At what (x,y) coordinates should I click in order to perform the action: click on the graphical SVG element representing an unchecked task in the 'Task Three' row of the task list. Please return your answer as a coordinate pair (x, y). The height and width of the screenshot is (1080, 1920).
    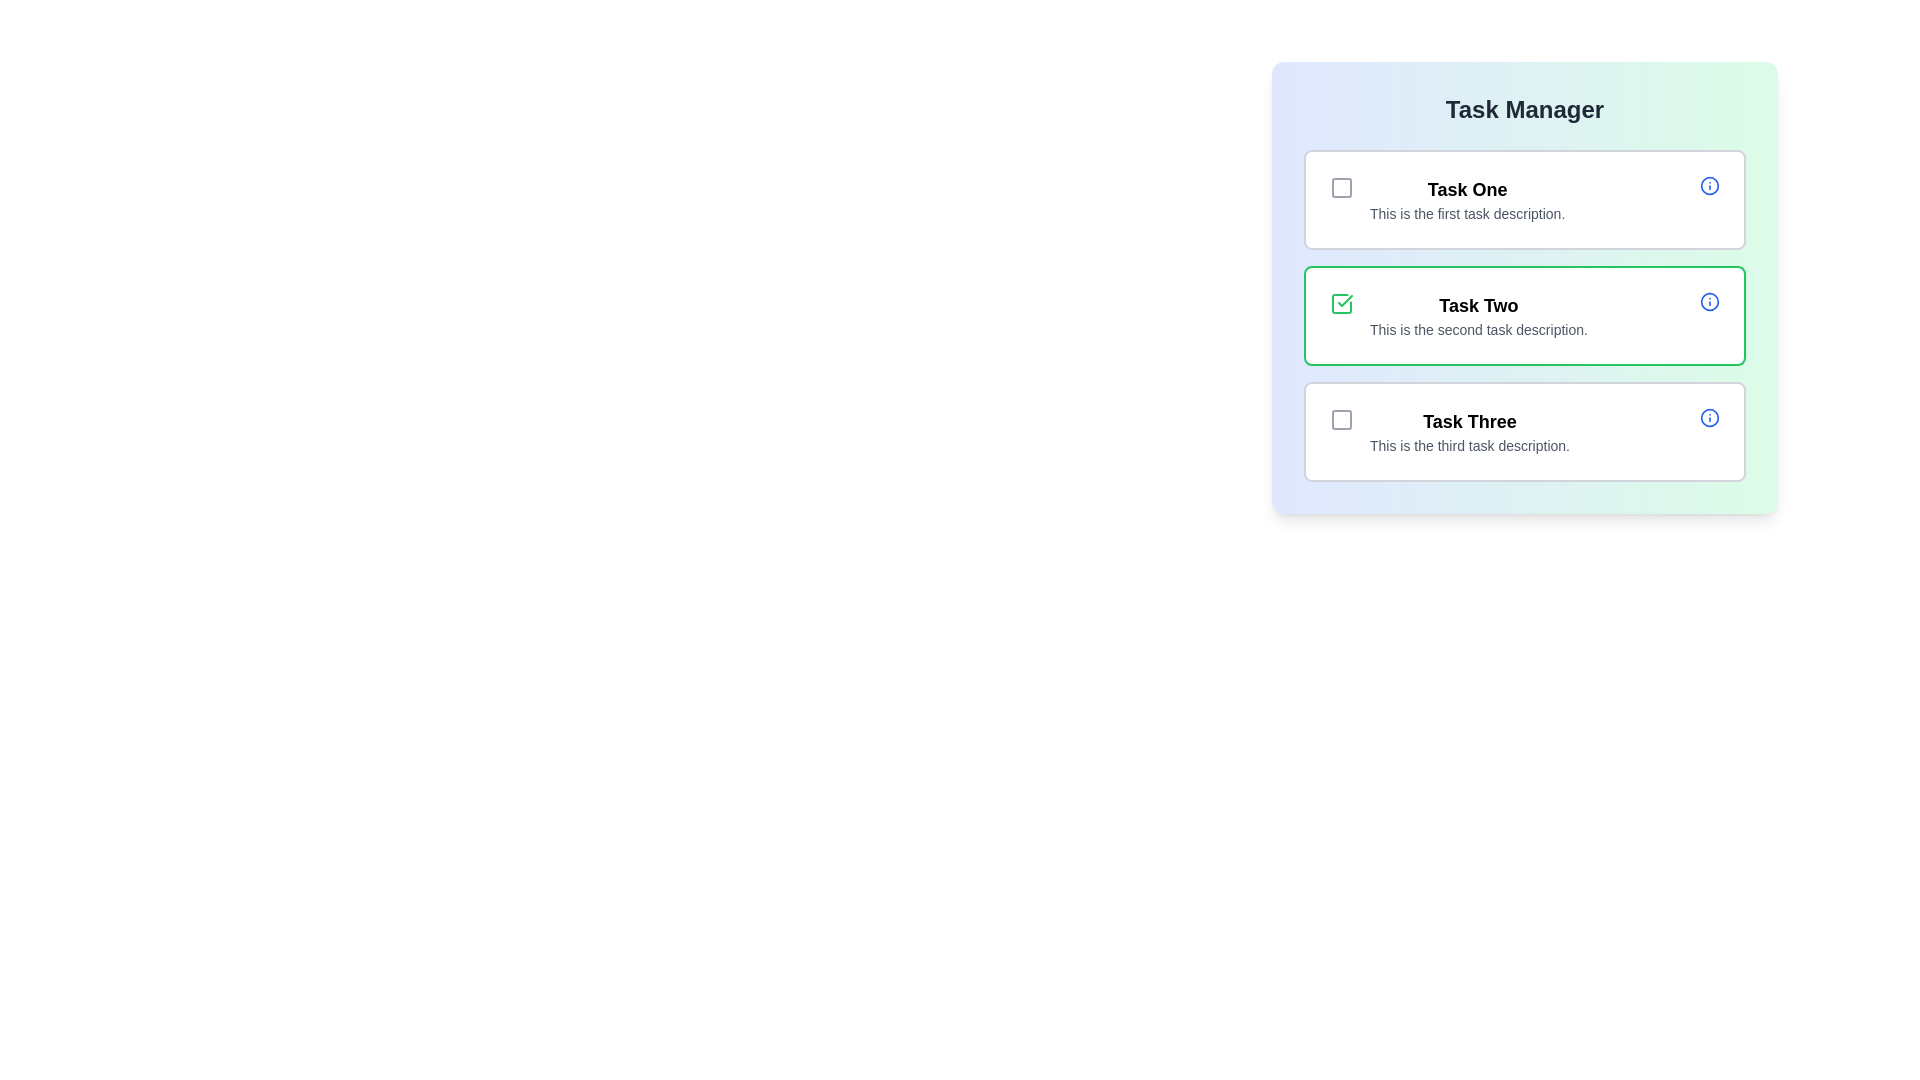
    Looking at the image, I should click on (1342, 419).